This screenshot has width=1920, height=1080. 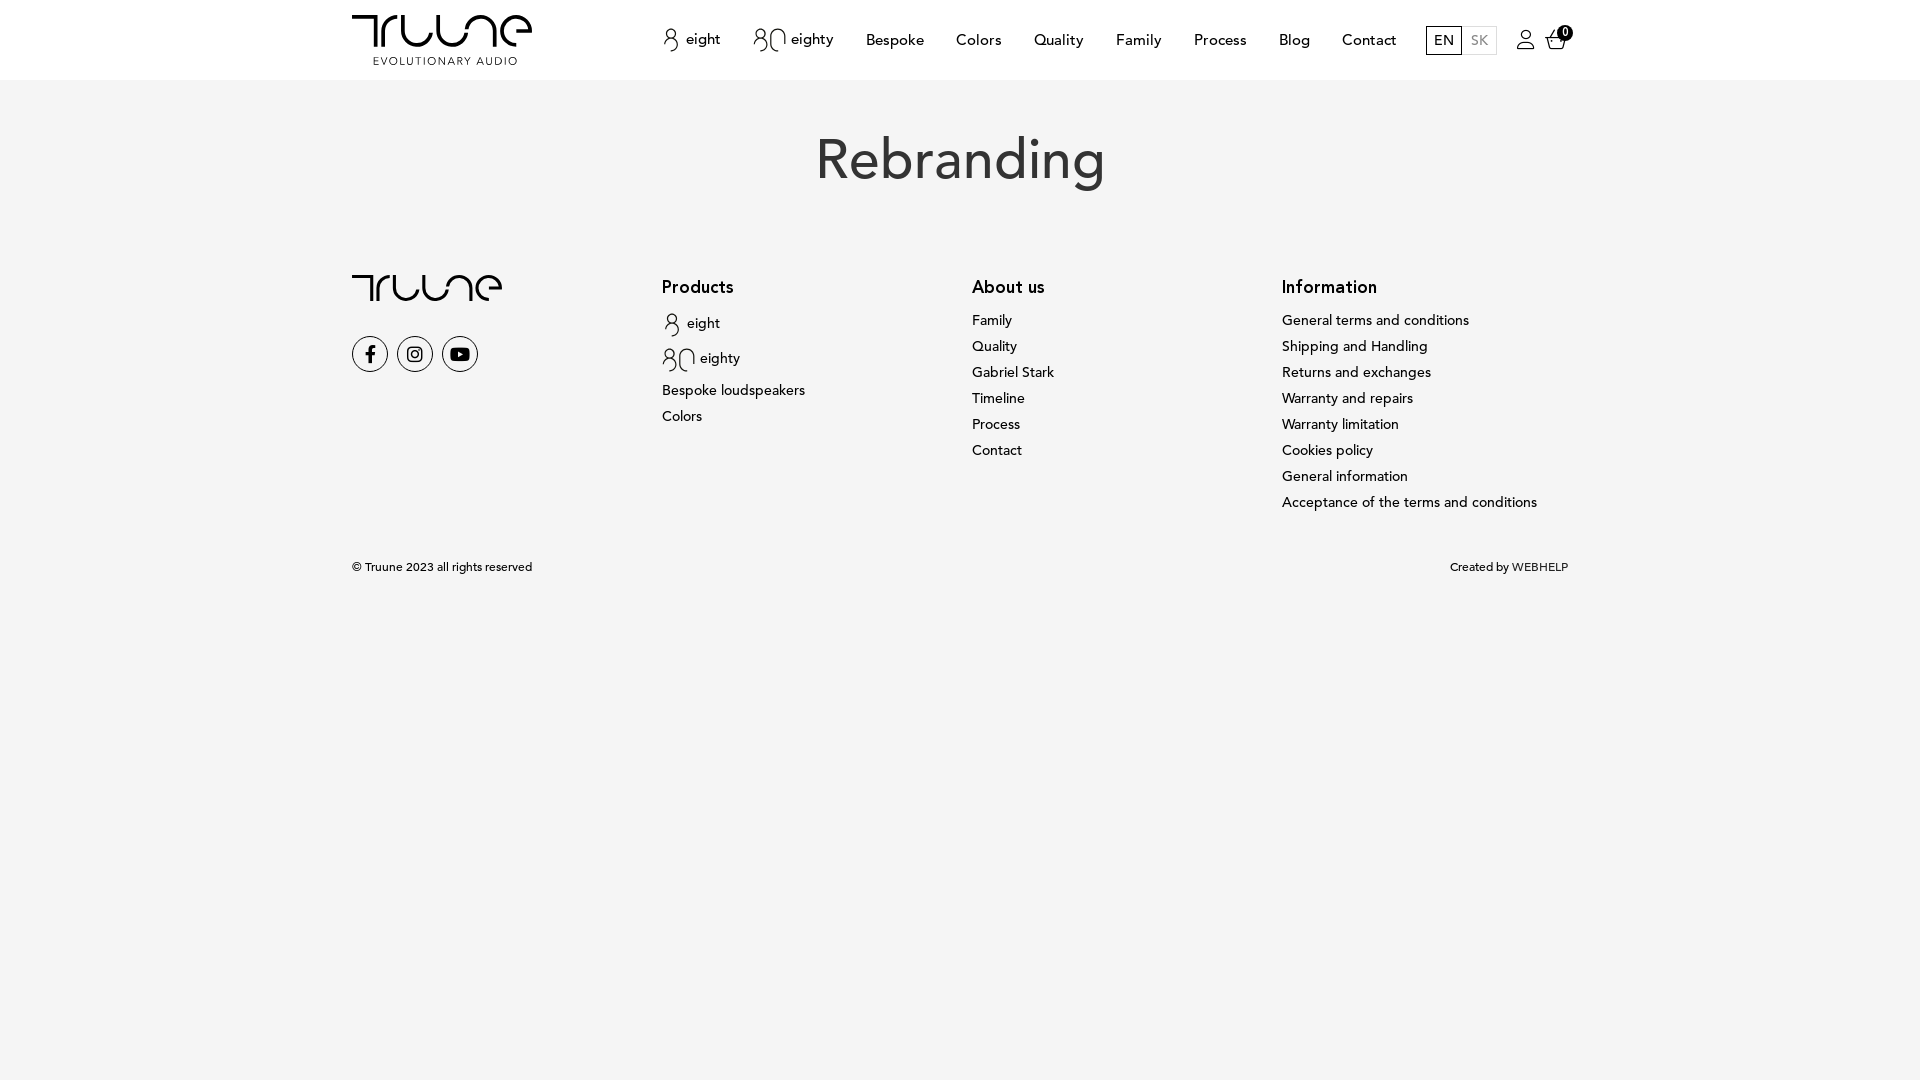 What do you see at coordinates (971, 372) in the screenshot?
I see `'Gabriel Stark'` at bounding box center [971, 372].